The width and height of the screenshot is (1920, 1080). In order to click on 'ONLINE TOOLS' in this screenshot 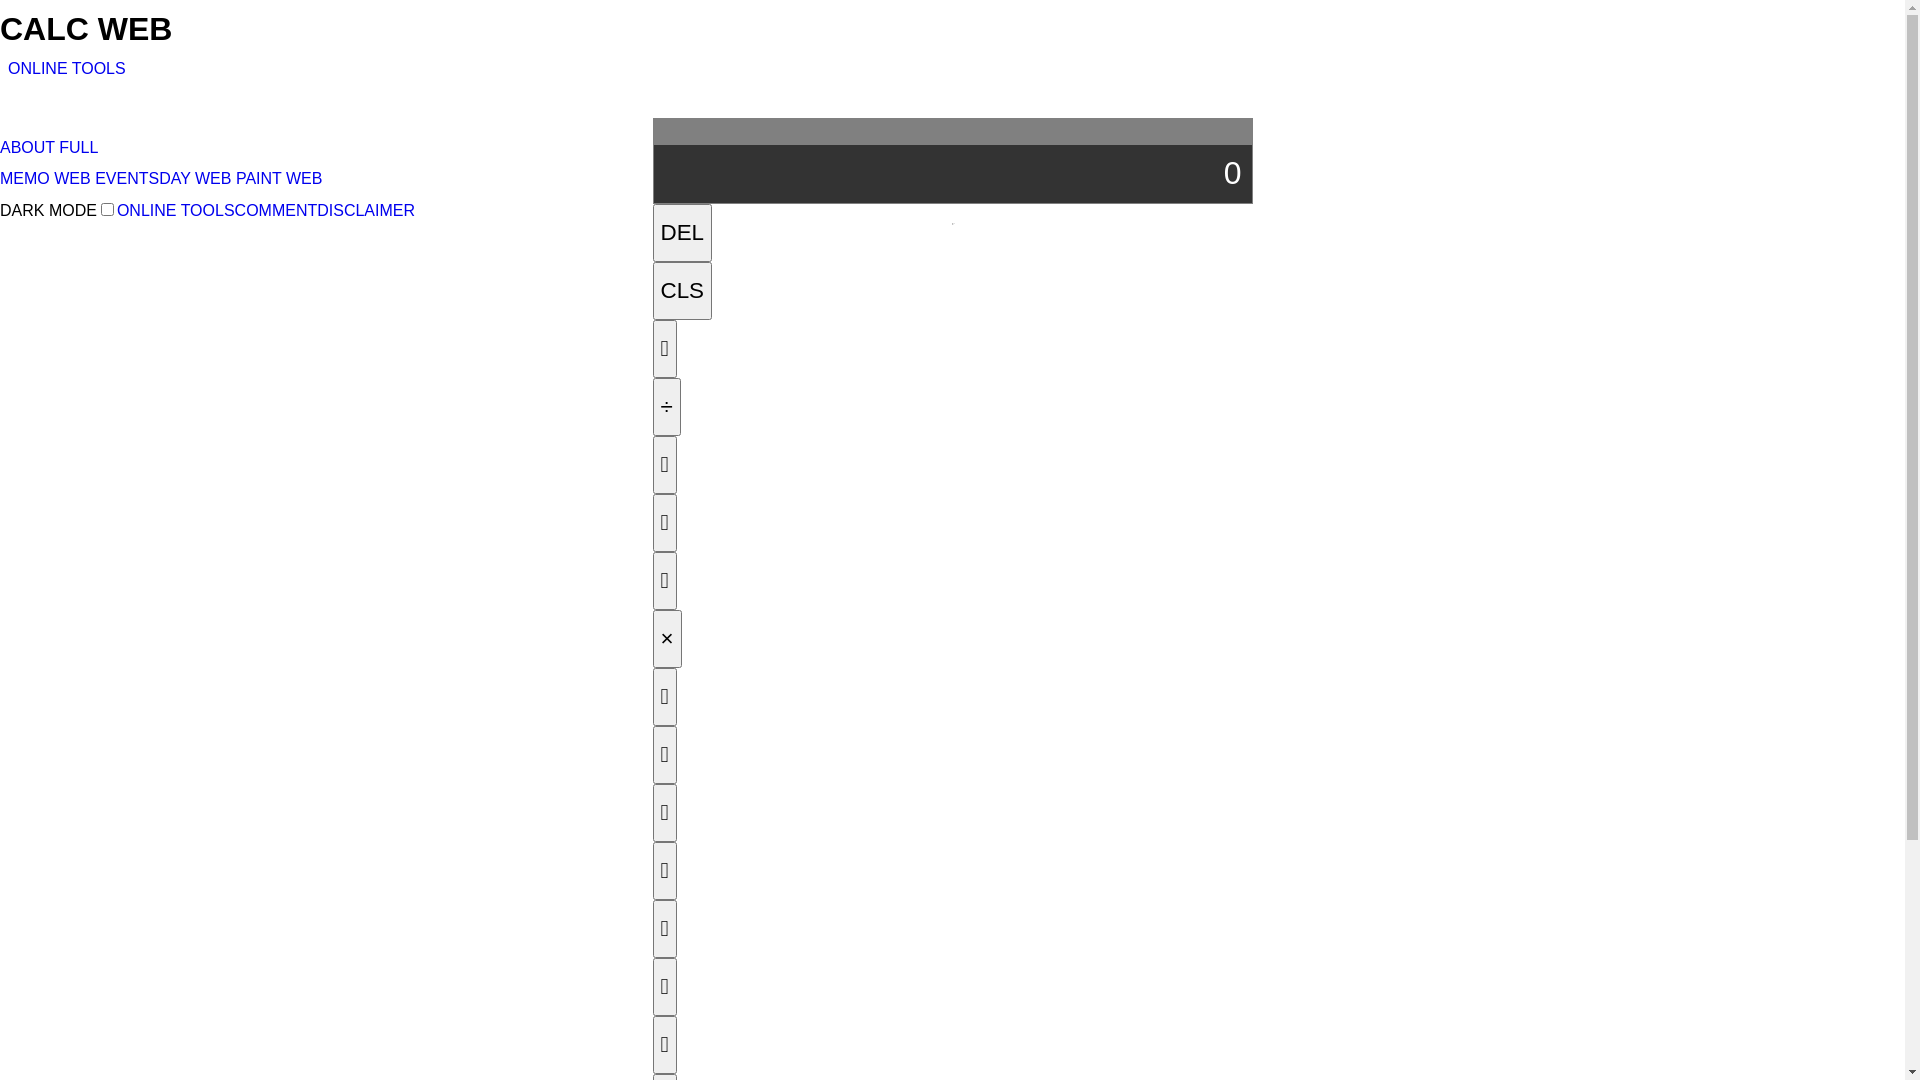, I will do `click(67, 67)`.